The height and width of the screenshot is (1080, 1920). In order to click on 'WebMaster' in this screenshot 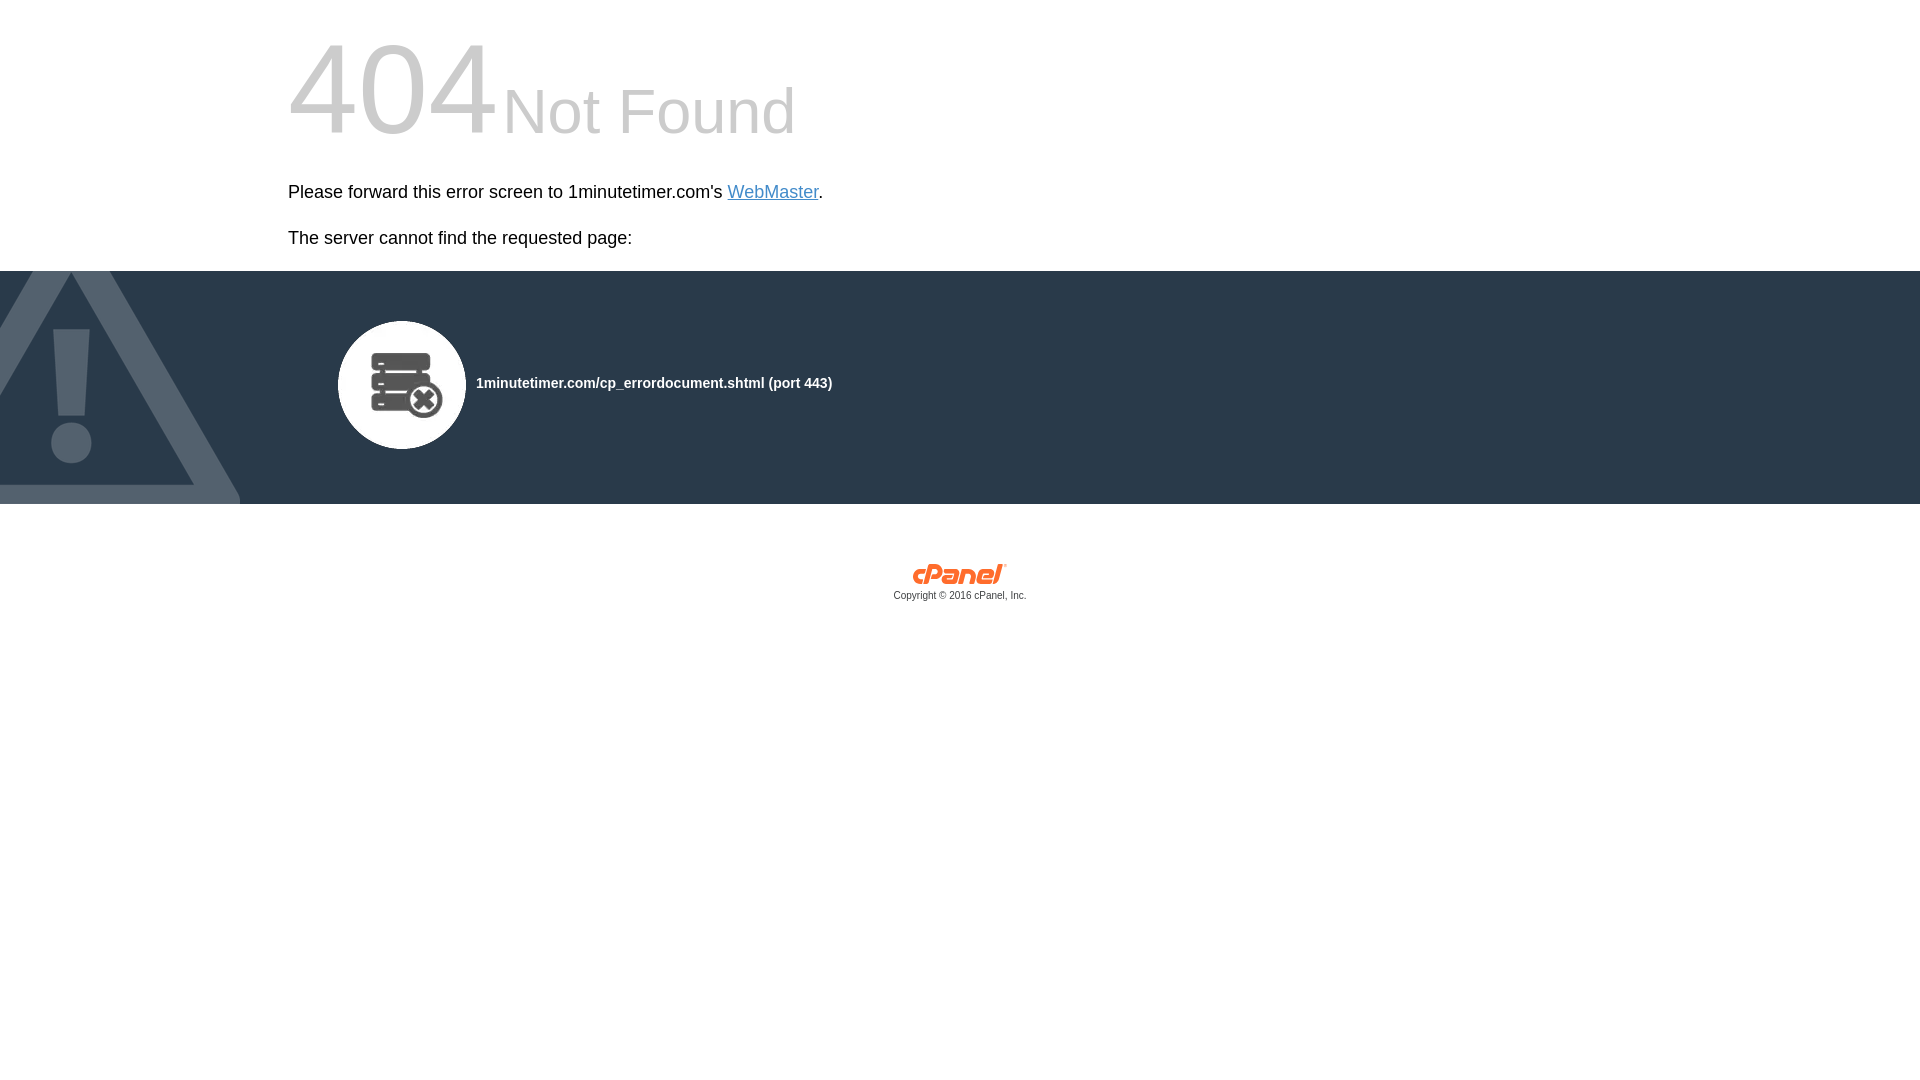, I will do `click(772, 192)`.